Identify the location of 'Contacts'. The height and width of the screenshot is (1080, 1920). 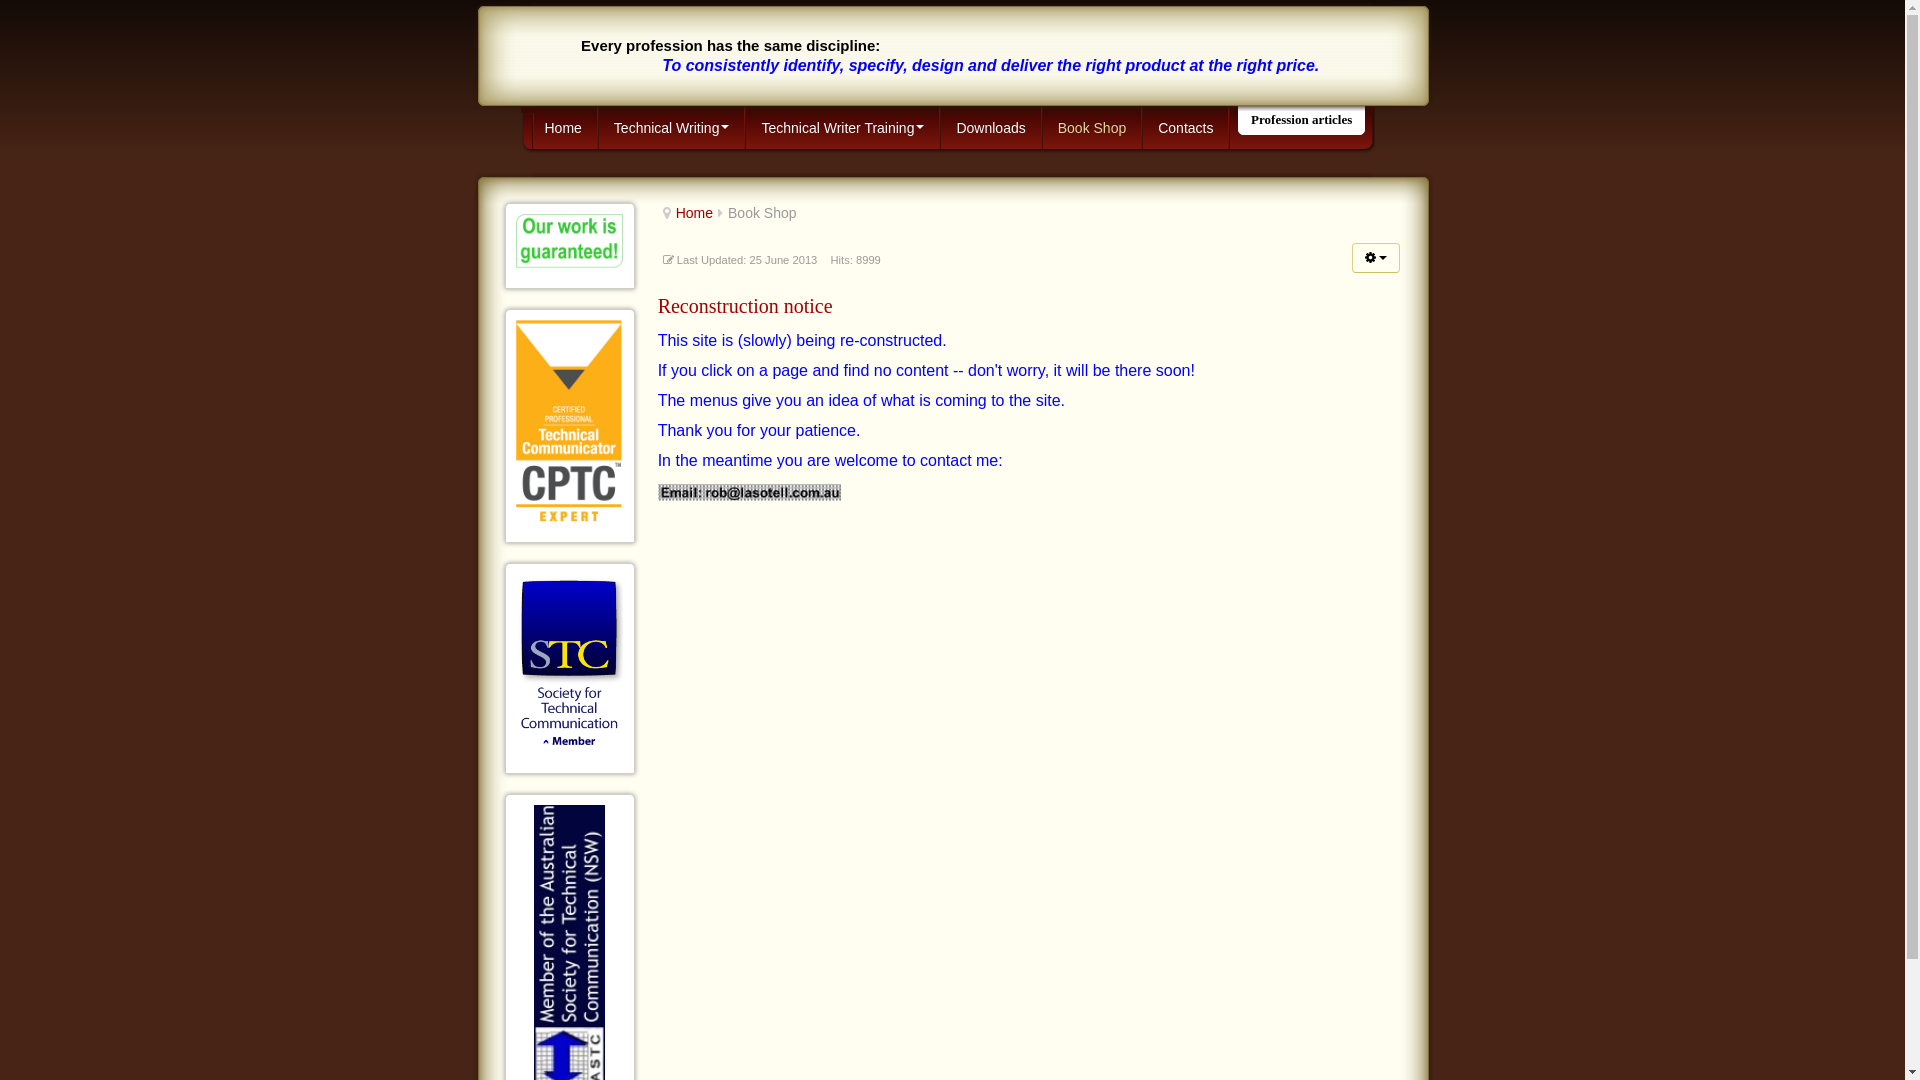
(1185, 127).